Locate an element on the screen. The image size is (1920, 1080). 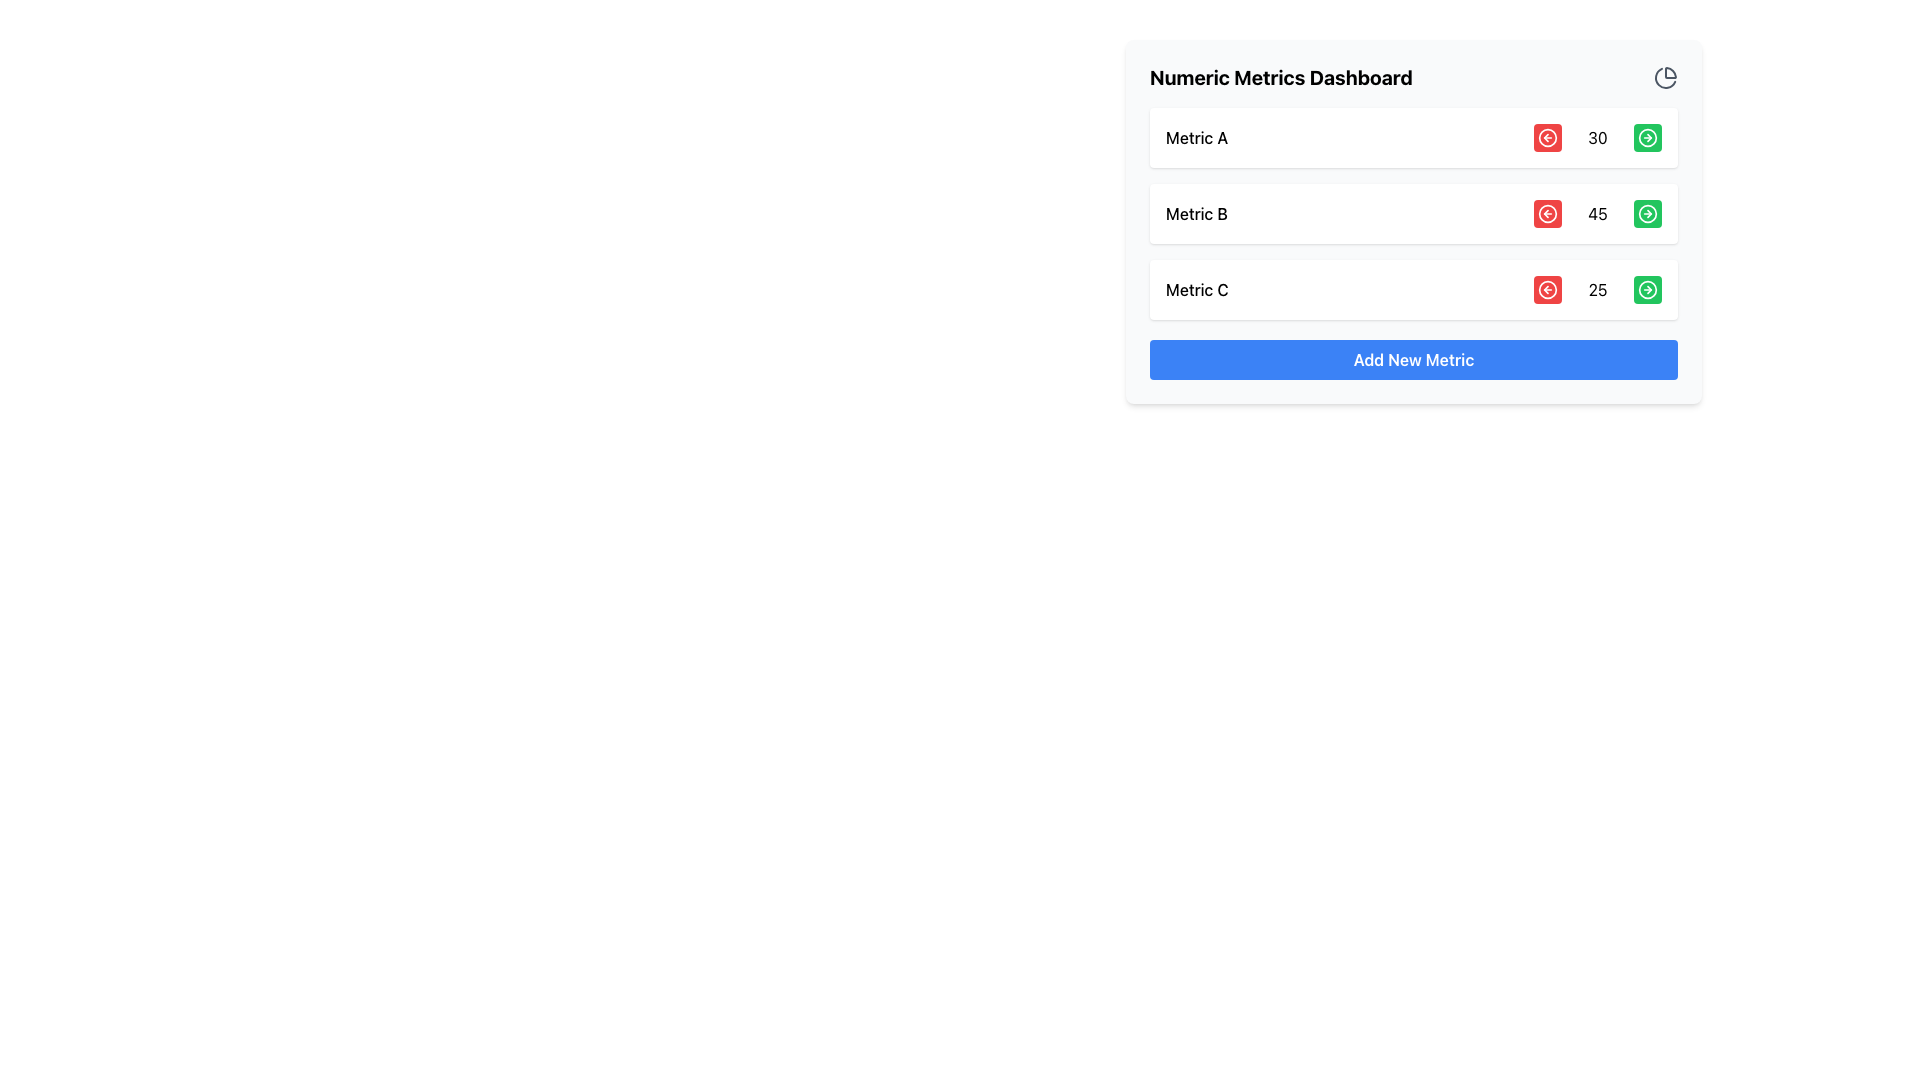
the Text Label displaying 'Metric A', which is bold and positioned at the upper section of the containing card, aligned to the left is located at coordinates (1197, 137).